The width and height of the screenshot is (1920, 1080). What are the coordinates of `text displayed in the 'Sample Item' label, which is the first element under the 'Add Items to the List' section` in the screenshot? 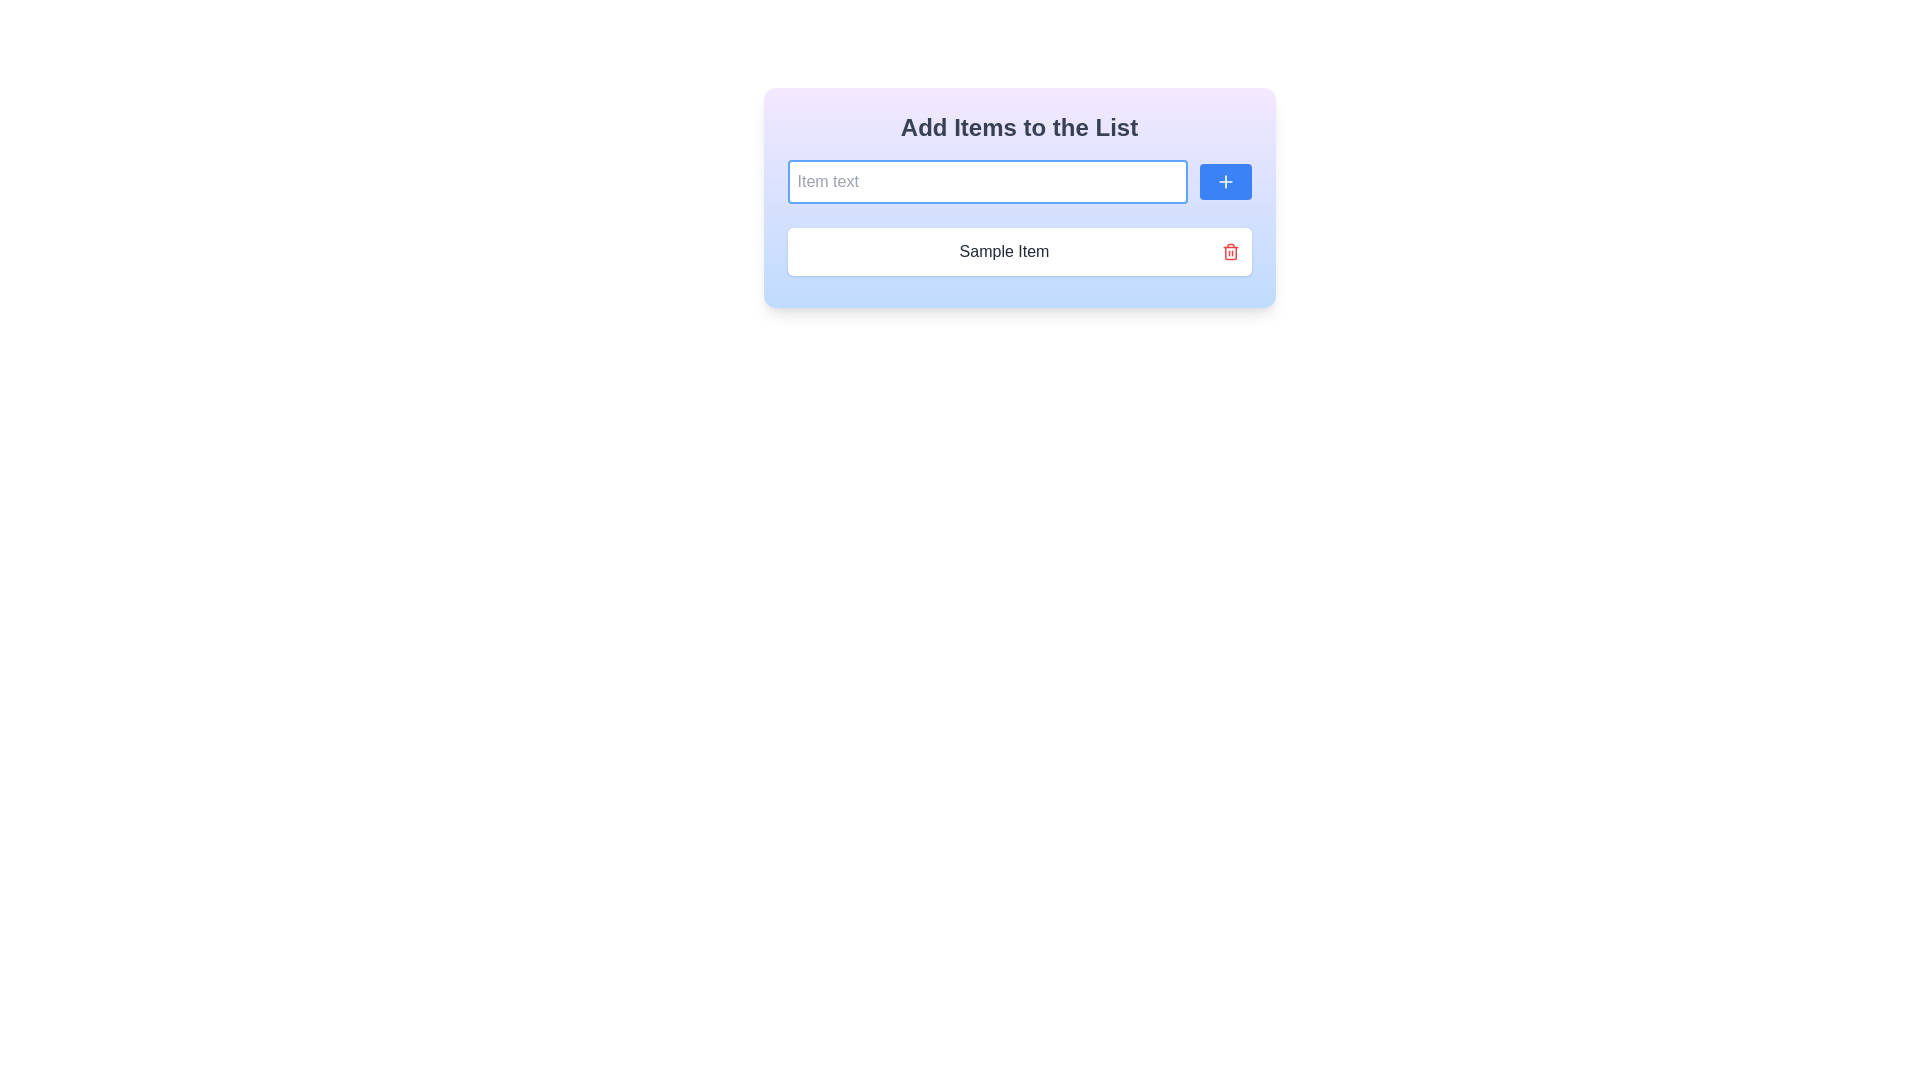 It's located at (1004, 250).